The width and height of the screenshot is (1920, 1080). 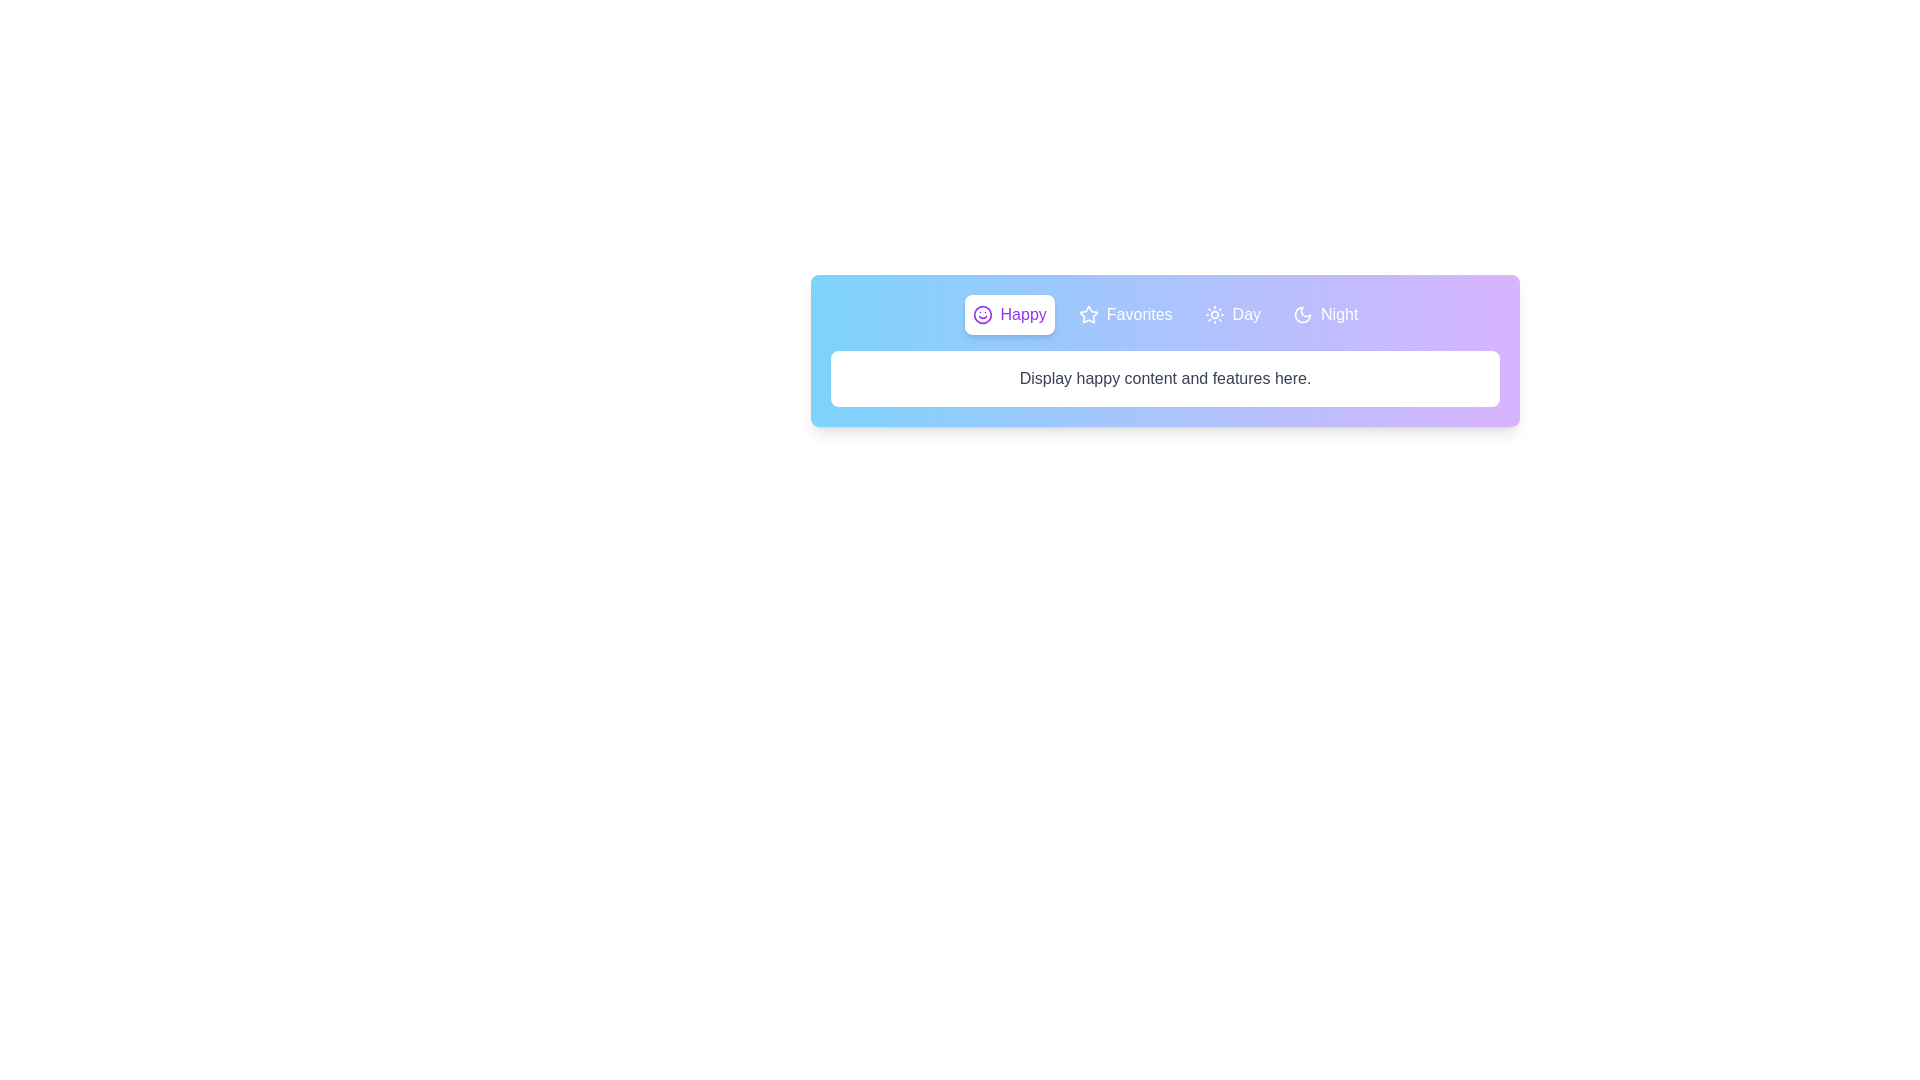 I want to click on the Happy tab to switch to its content, so click(x=1009, y=315).